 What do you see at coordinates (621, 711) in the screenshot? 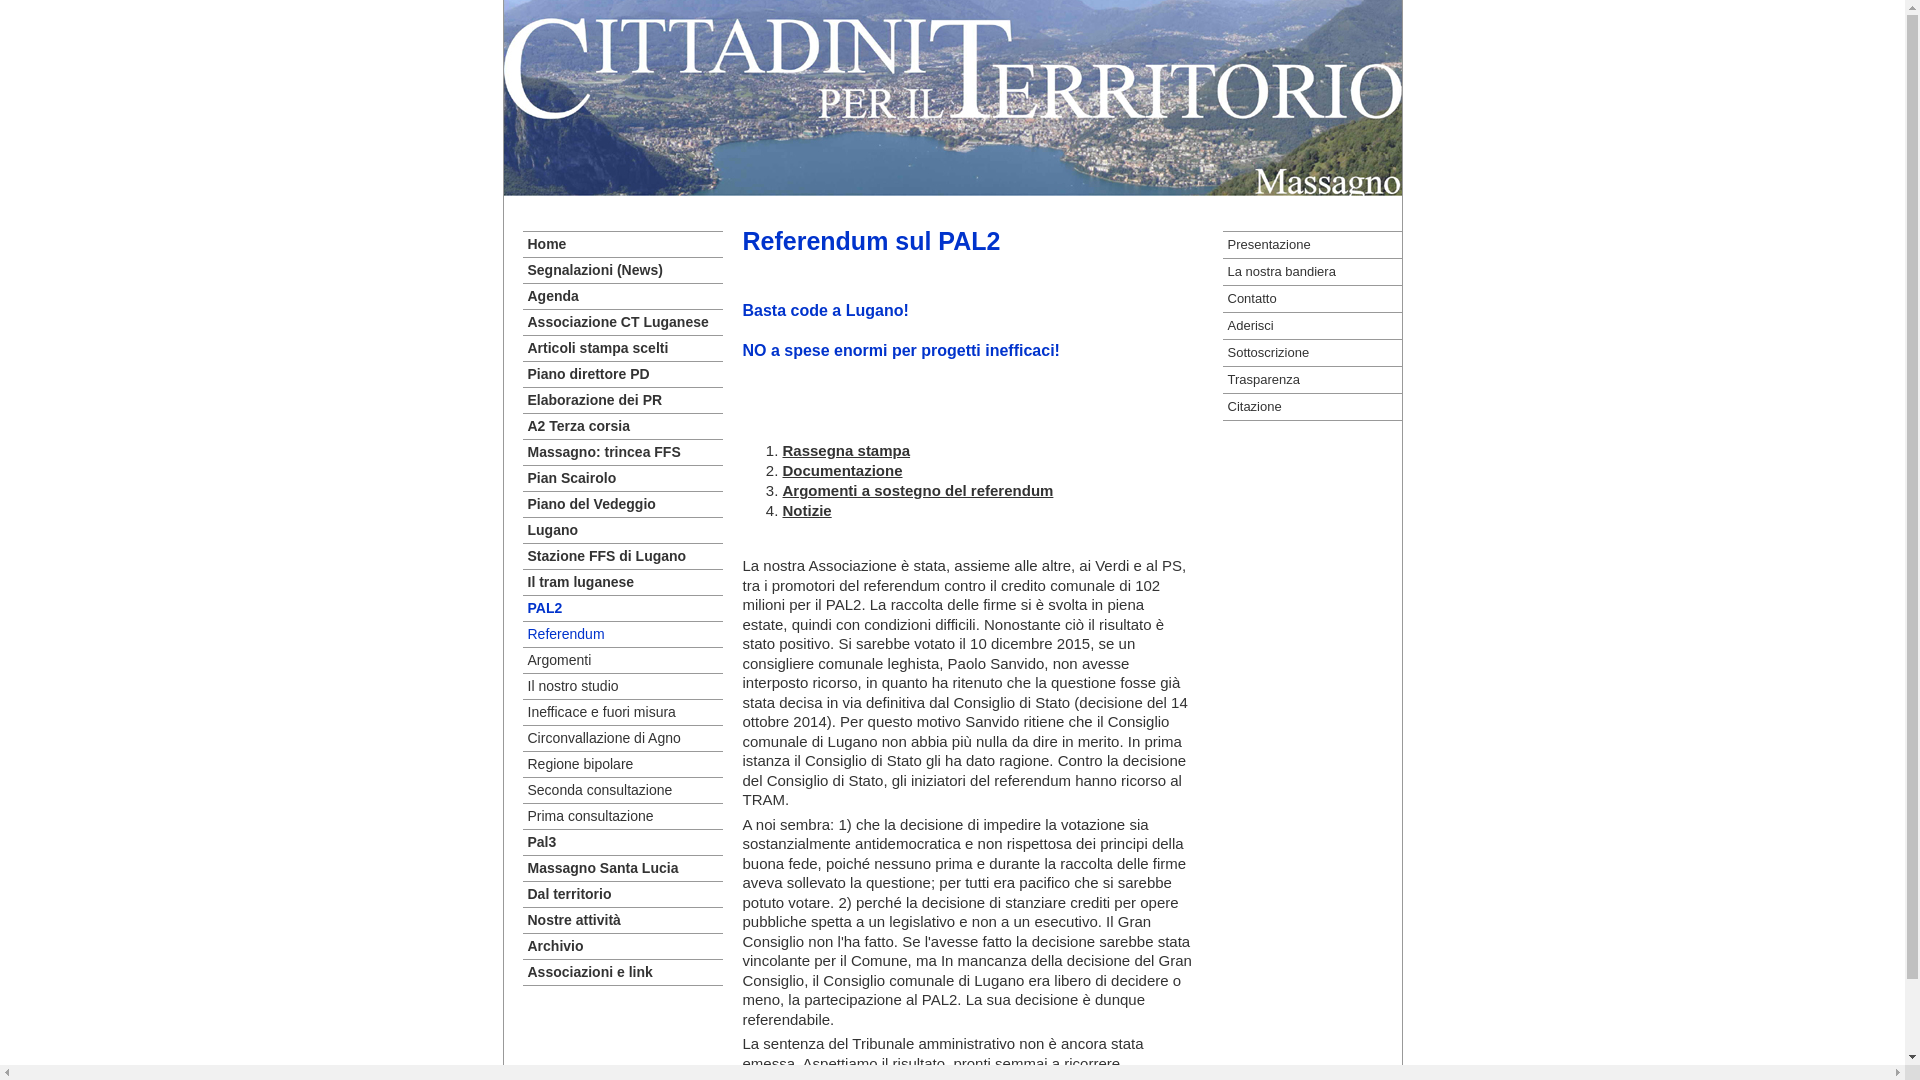
I see `'Inefficace e fuori misura'` at bounding box center [621, 711].